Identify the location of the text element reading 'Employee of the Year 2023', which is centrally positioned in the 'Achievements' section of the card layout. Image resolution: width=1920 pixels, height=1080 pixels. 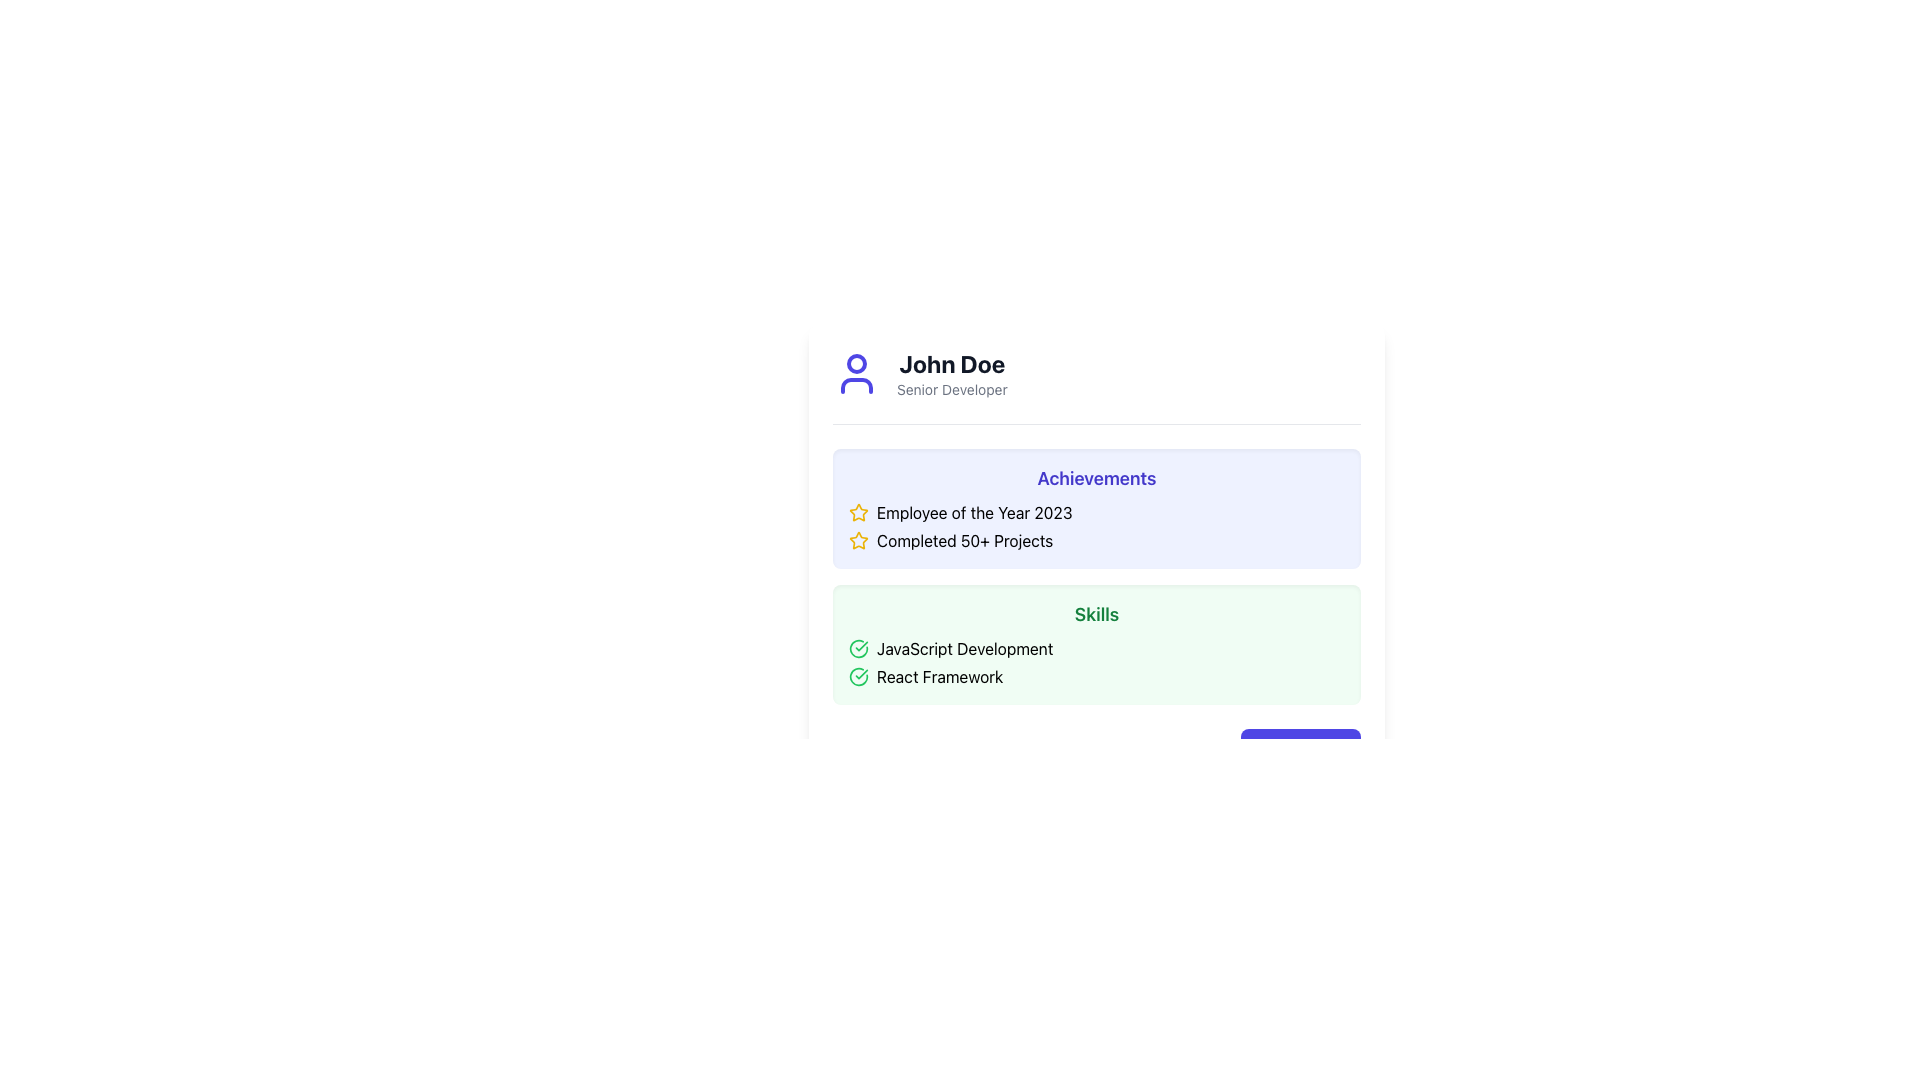
(974, 512).